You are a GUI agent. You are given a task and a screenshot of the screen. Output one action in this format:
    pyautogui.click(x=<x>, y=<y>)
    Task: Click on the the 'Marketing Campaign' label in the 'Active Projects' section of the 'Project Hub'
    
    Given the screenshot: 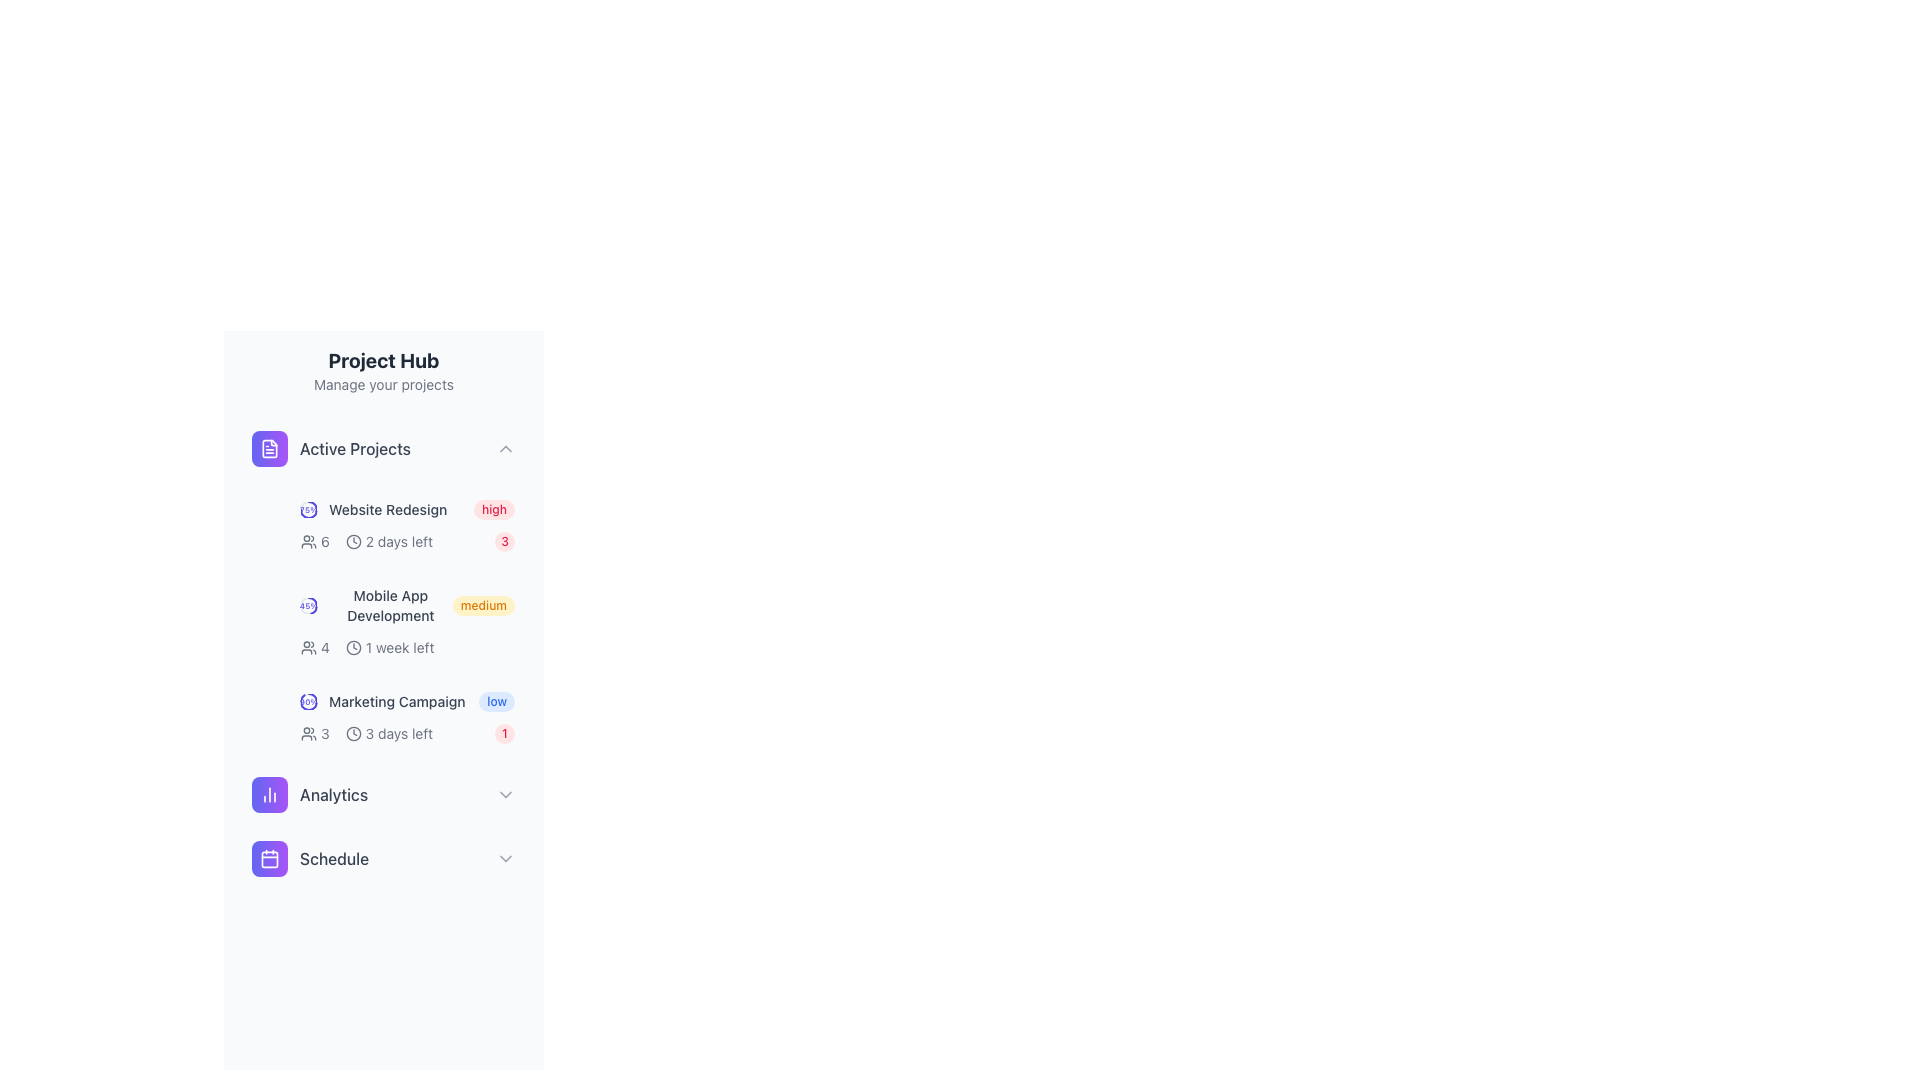 What is the action you would take?
    pyautogui.click(x=383, y=701)
    